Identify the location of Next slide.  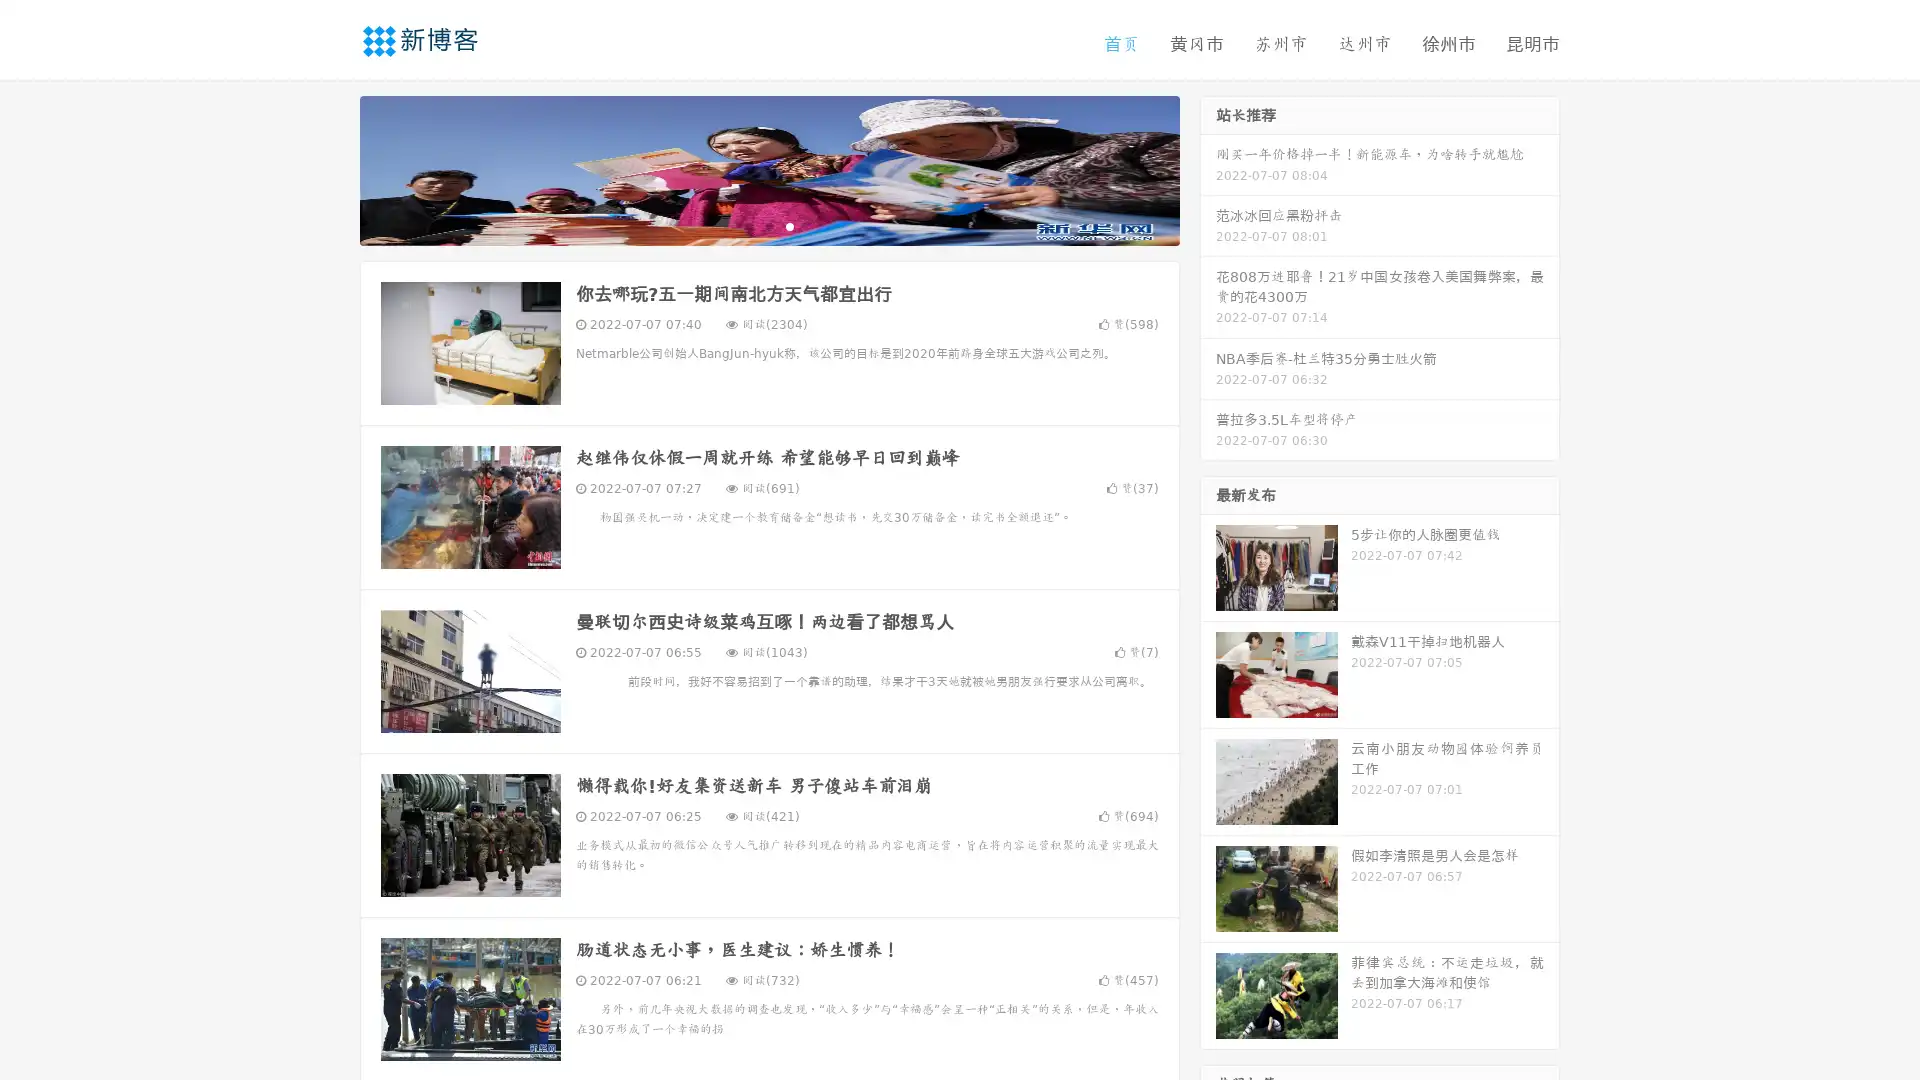
(1208, 168).